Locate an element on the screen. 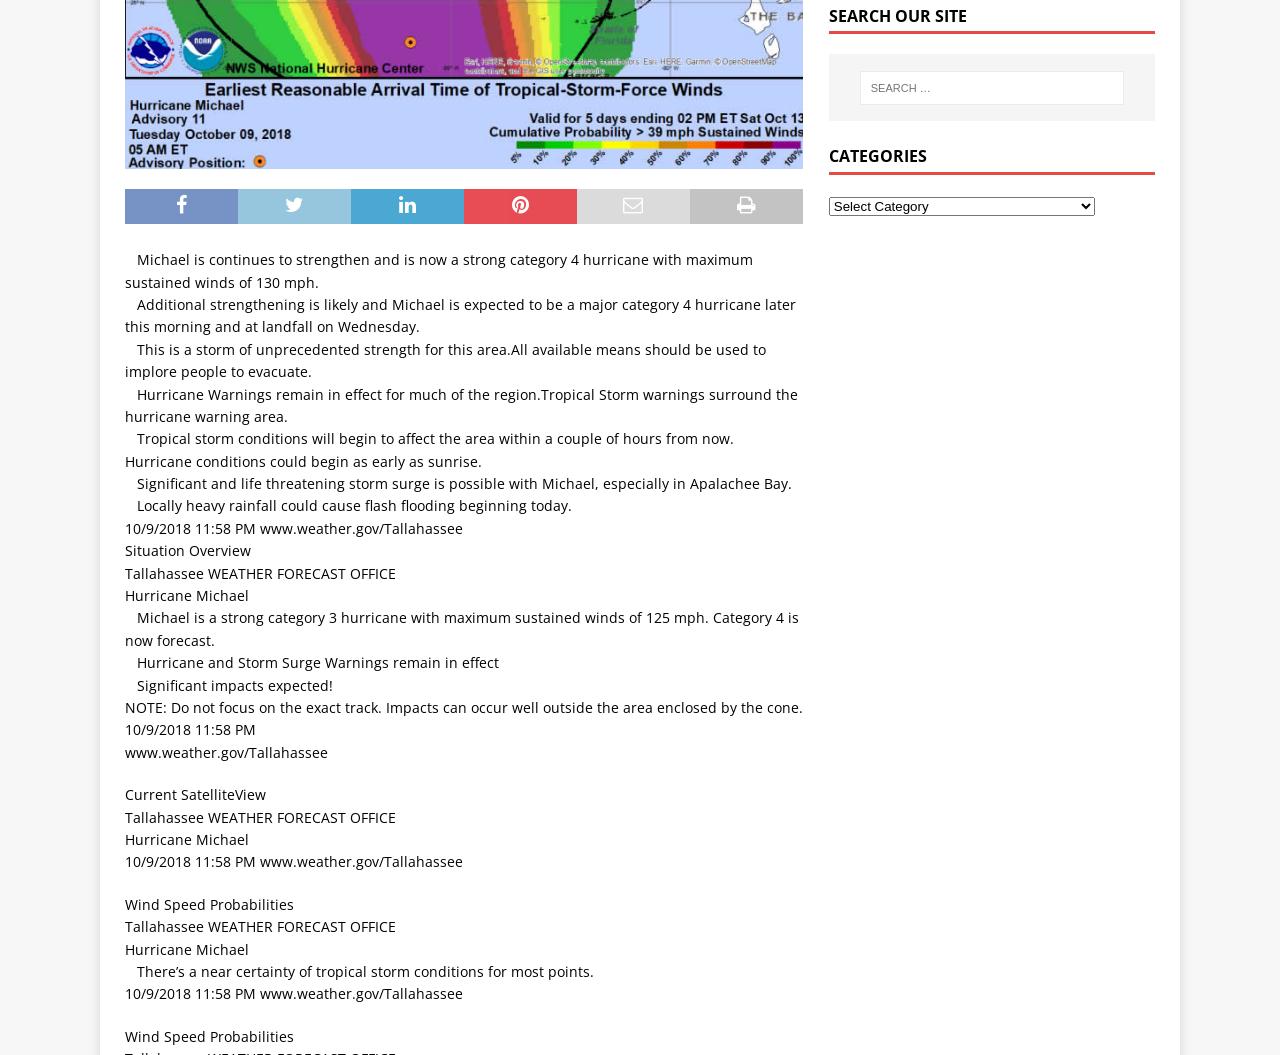  ' Locally heavy rainfall could cause flash flooding beginning today.' is located at coordinates (348, 505).